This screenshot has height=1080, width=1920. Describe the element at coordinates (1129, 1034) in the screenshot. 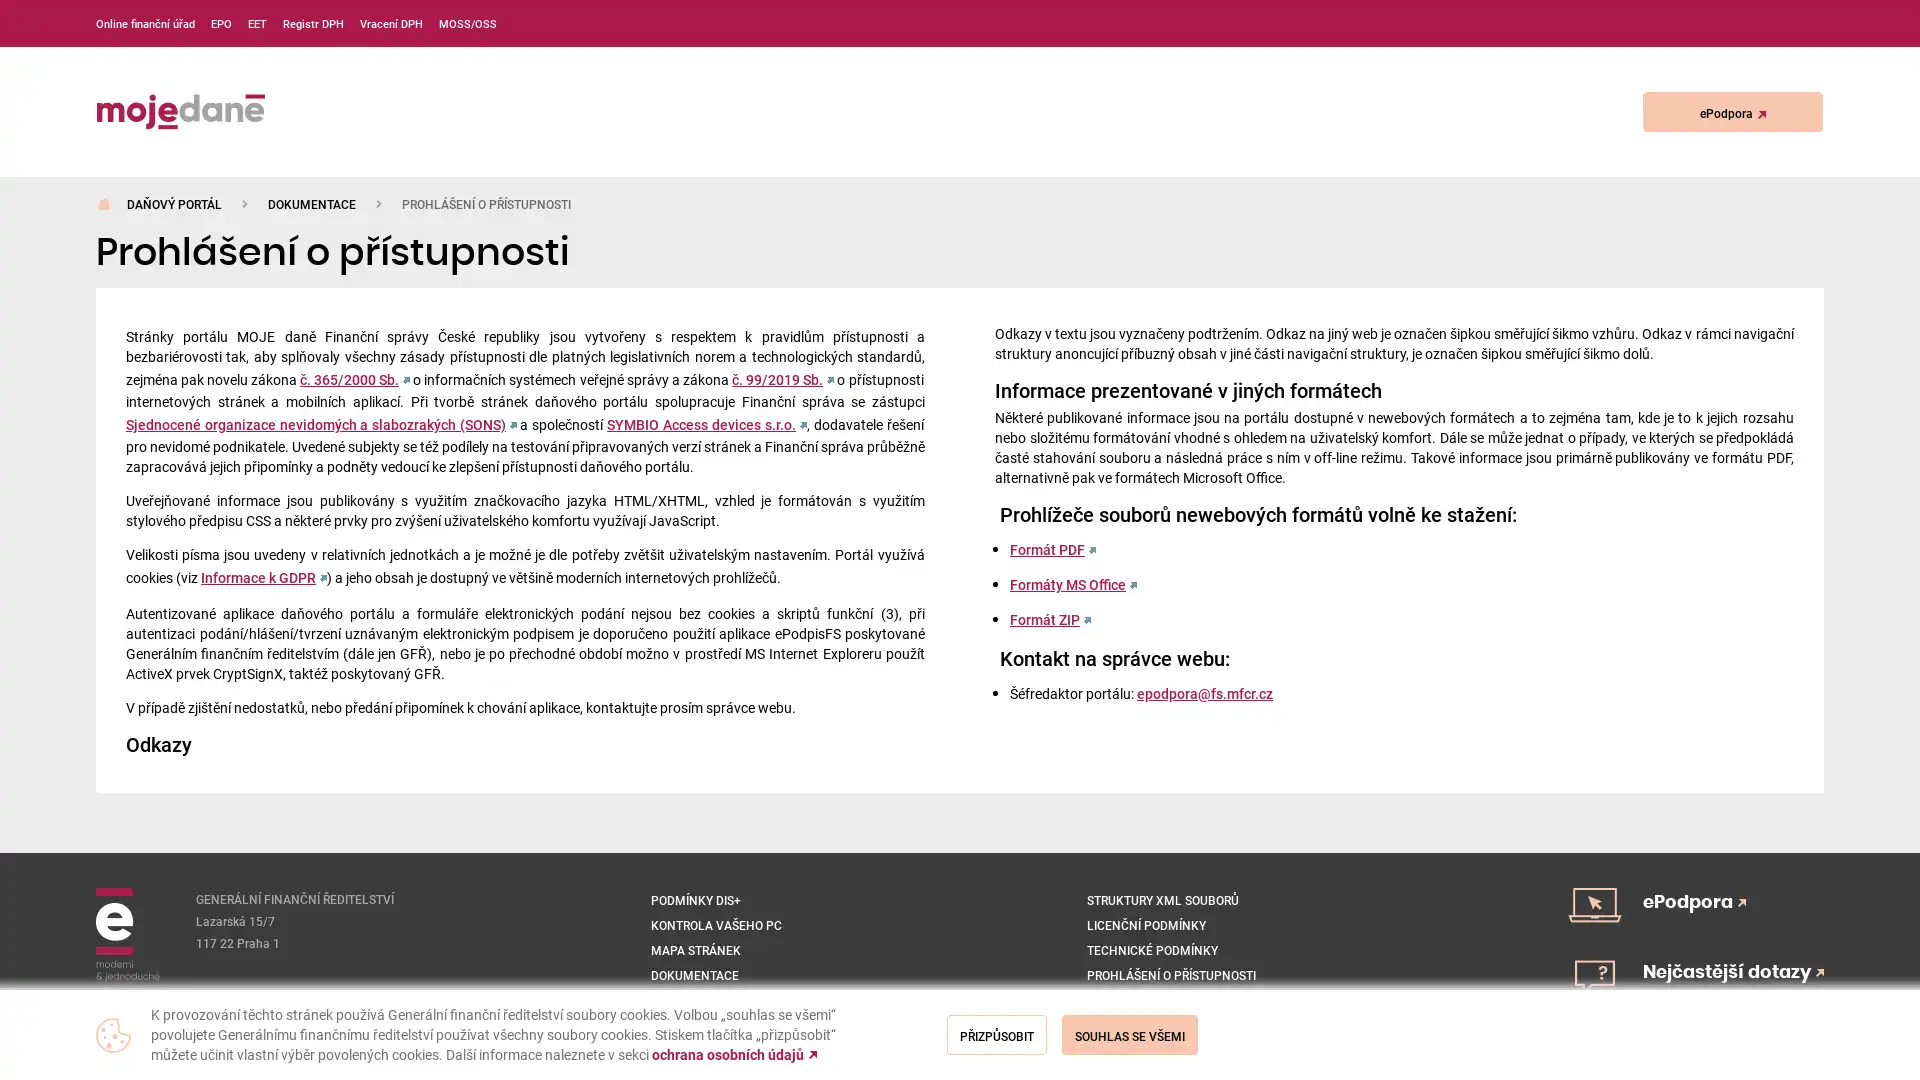

I see `Souhlas se vsemi` at that location.